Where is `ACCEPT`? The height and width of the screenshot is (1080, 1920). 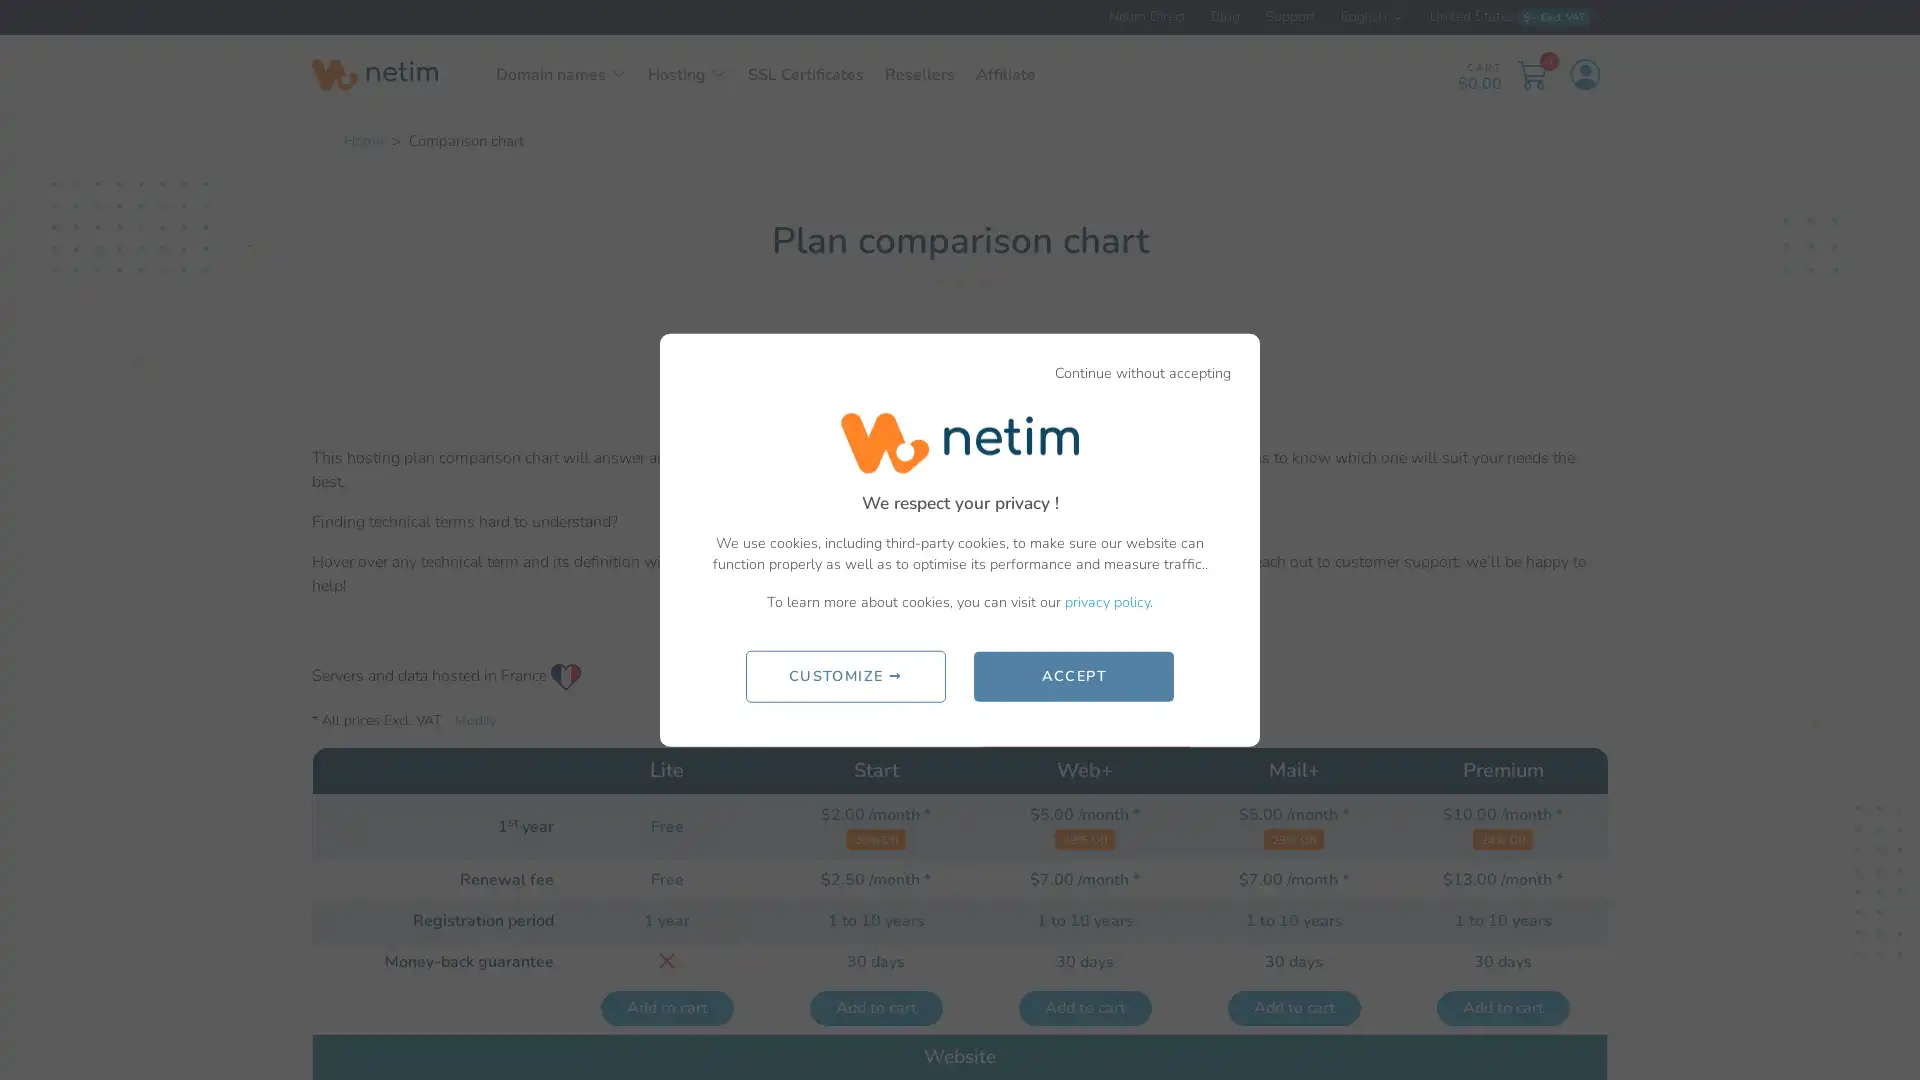
ACCEPT is located at coordinates (1073, 675).